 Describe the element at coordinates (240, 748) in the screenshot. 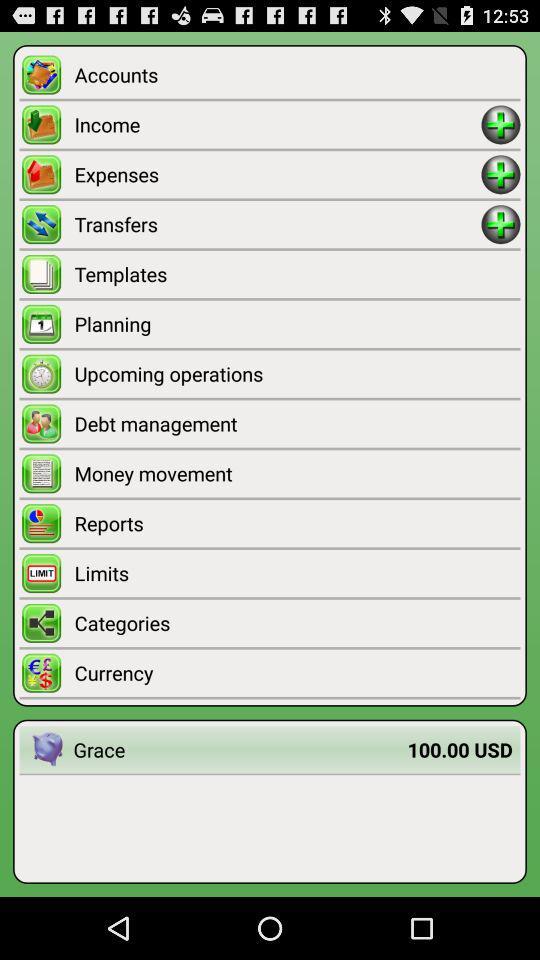

I see `icon below the currency app` at that location.